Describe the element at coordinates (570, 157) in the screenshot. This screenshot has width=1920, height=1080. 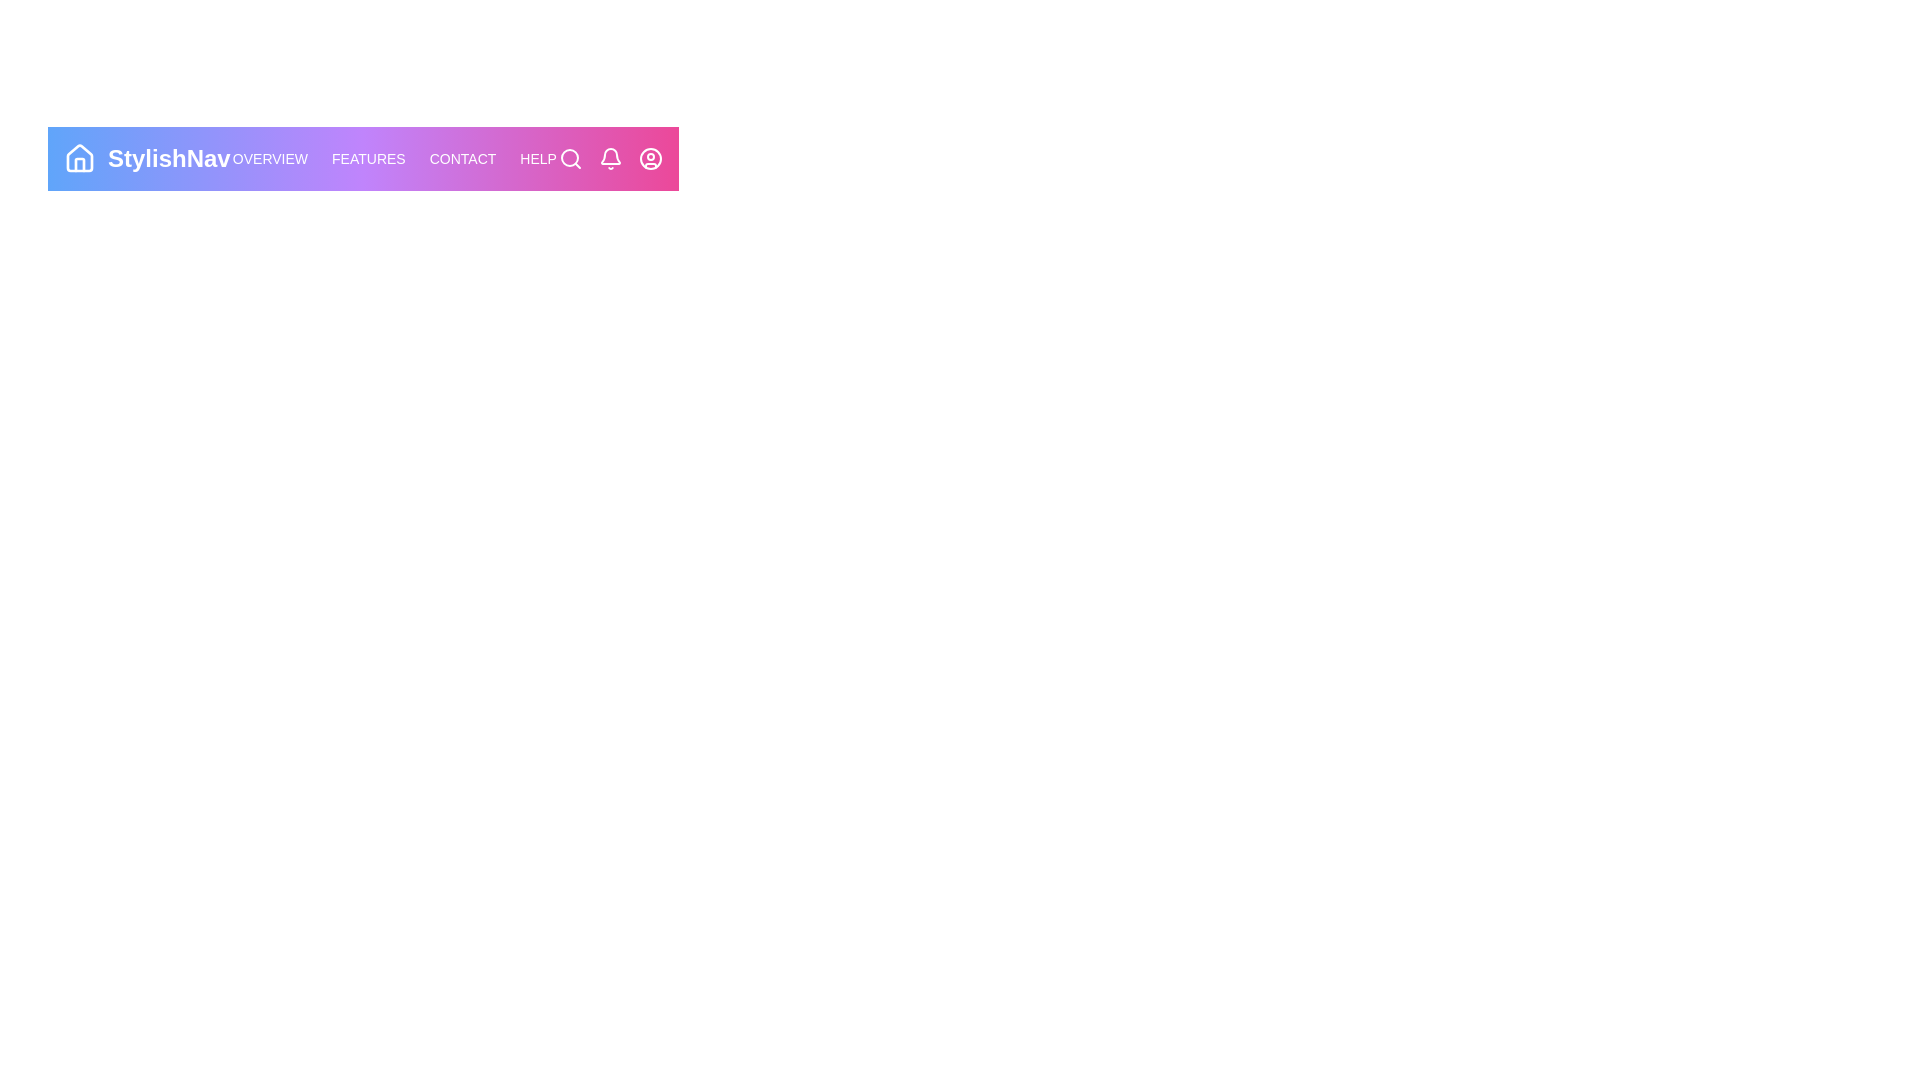
I see `the Search icon in the StyledAppBar` at that location.